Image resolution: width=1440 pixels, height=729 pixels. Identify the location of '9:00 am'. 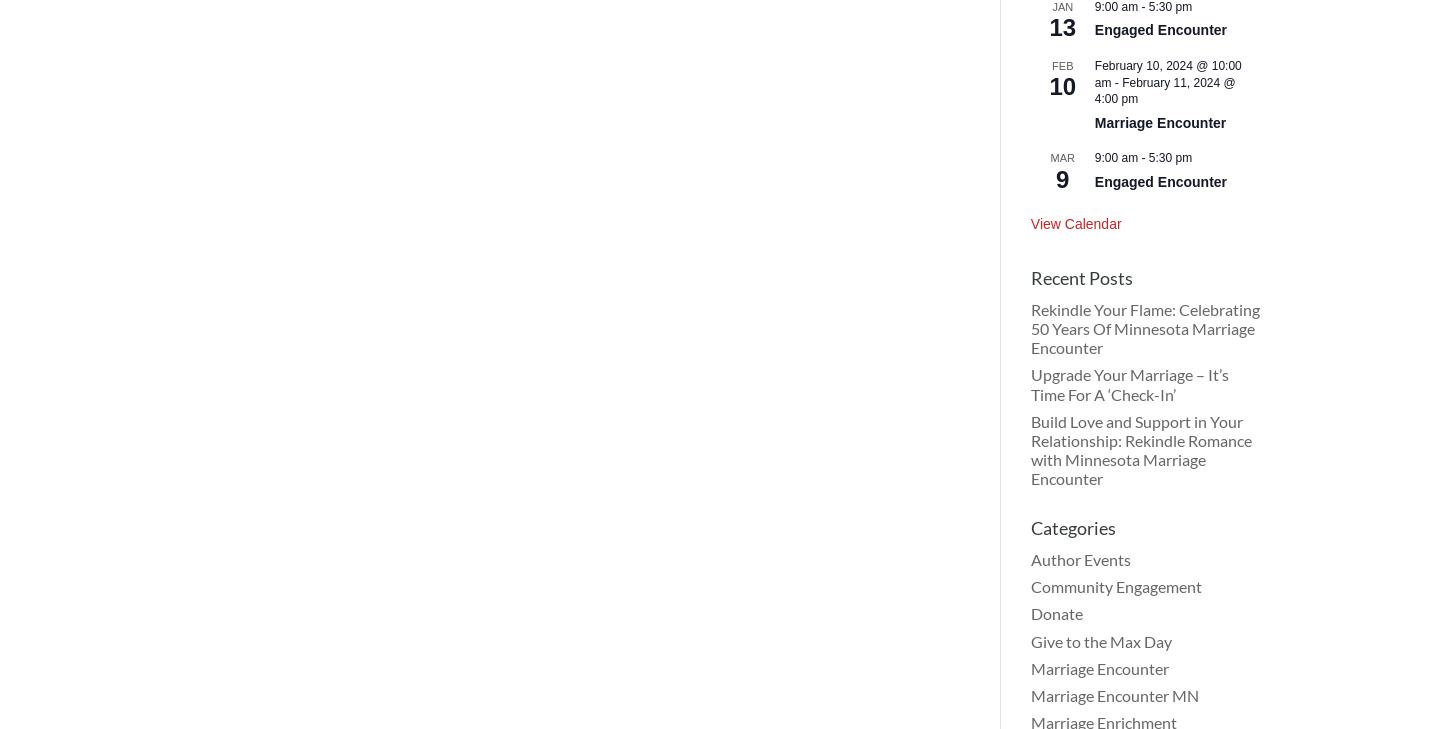
(1115, 156).